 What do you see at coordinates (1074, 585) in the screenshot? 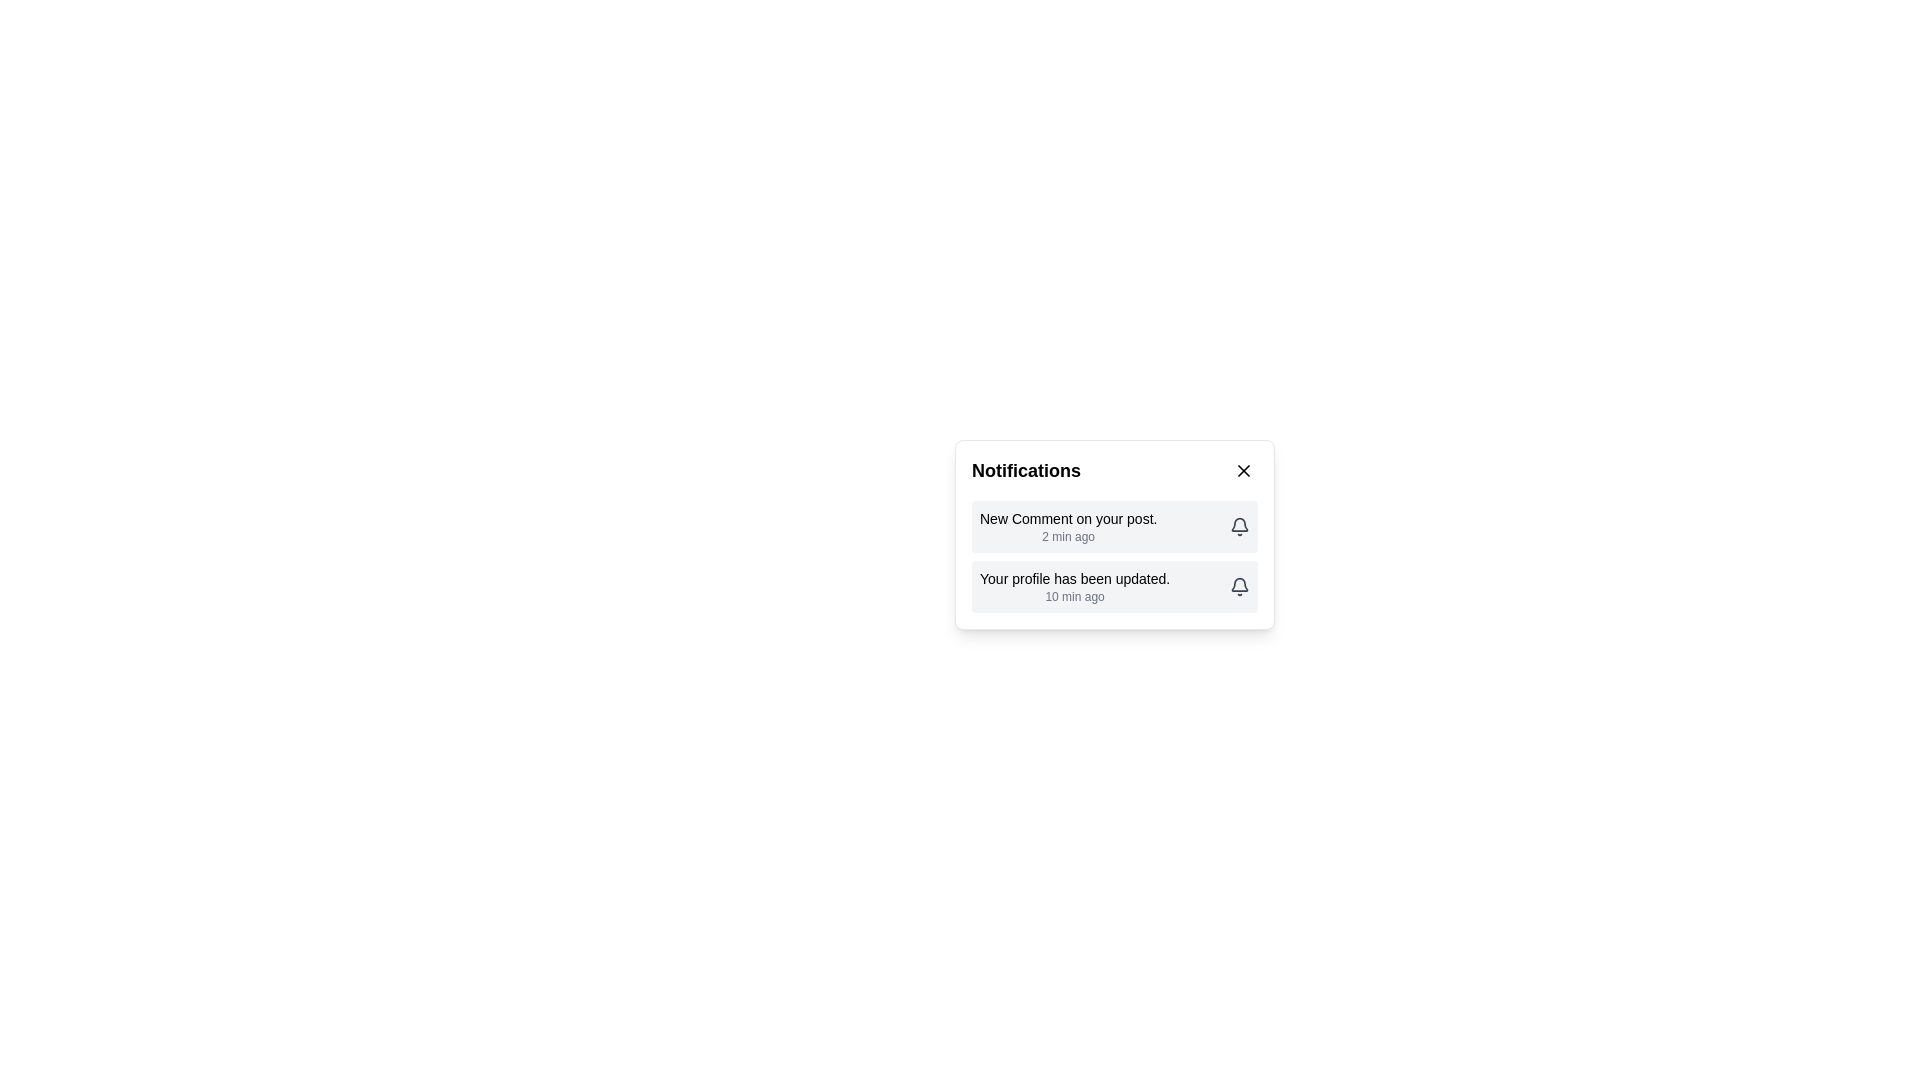
I see `the notification message 'Your profile has been updated.' located in the second position of the notification dropdown by clicking on it` at bounding box center [1074, 585].